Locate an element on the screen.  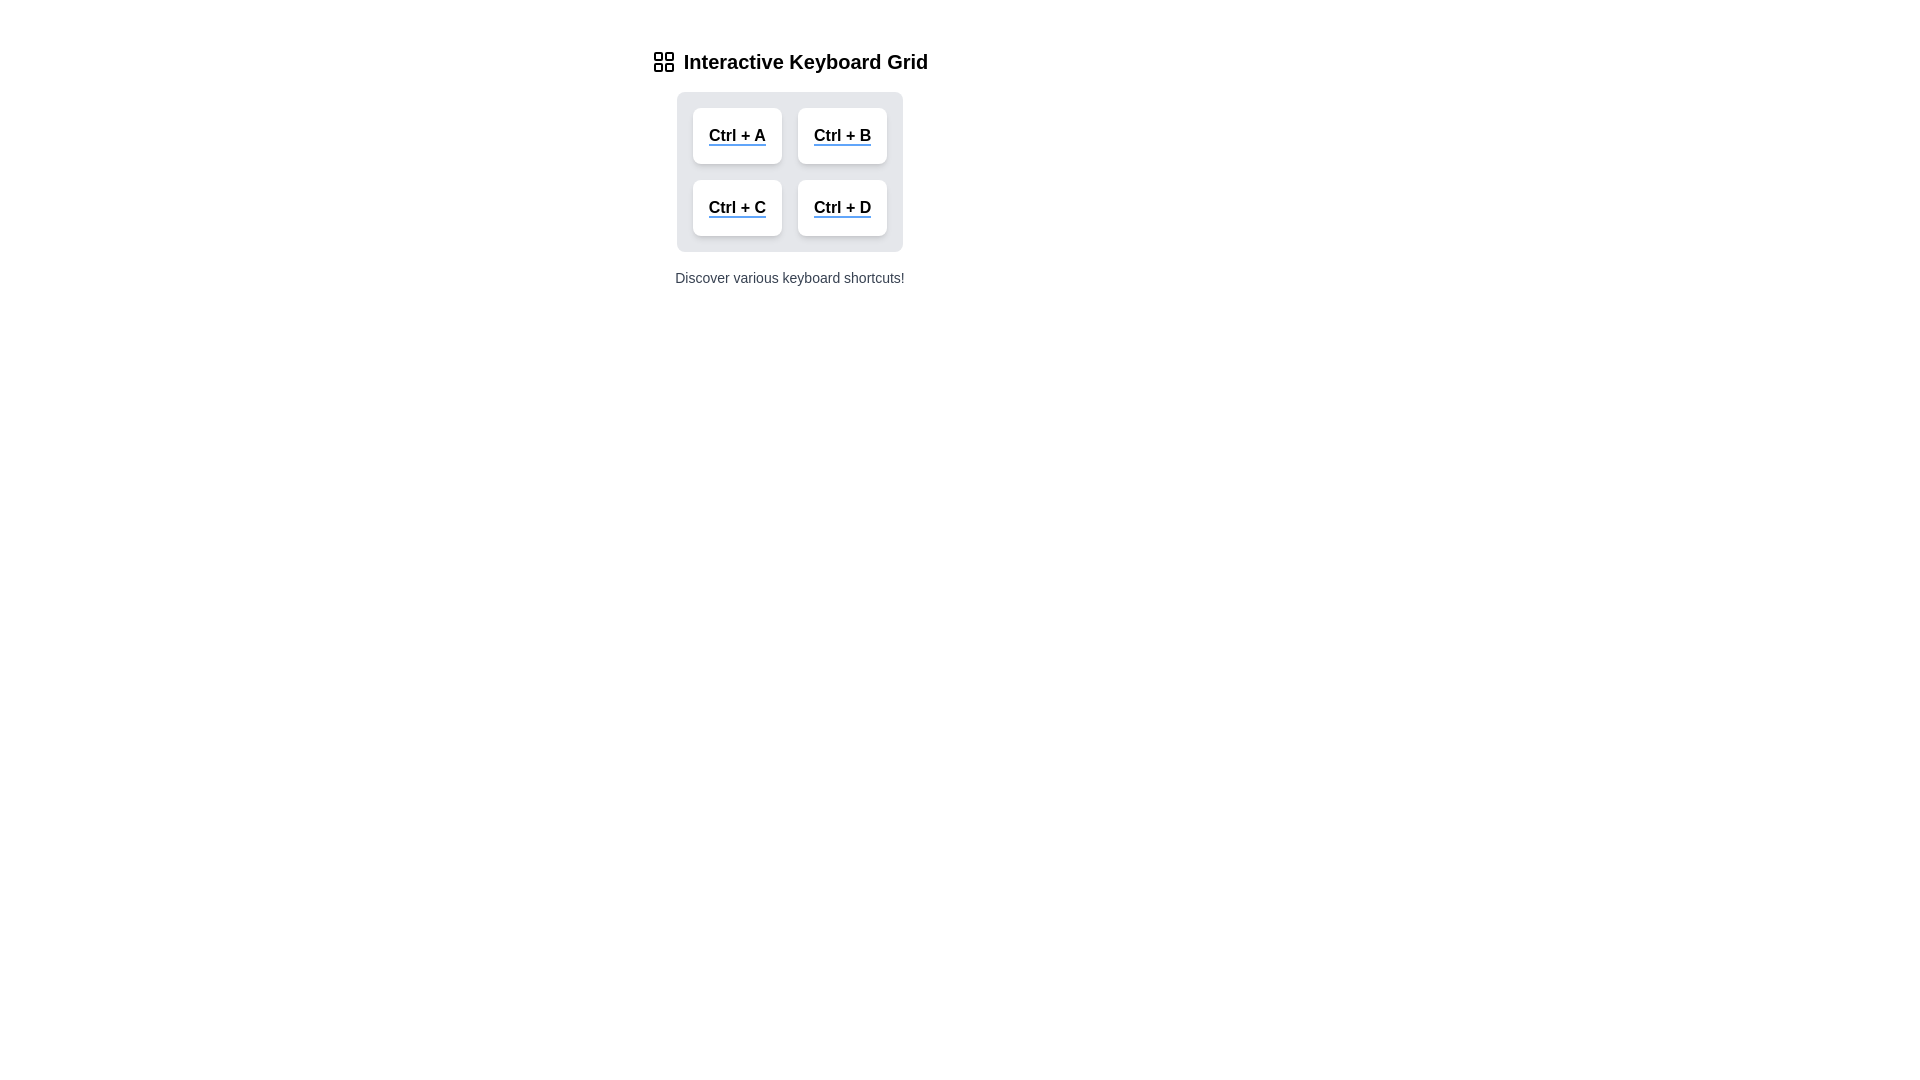
the text label displaying 'Ctrl + A', which is styled with medium-sized bold font and has a blue bottom border is located at coordinates (736, 135).